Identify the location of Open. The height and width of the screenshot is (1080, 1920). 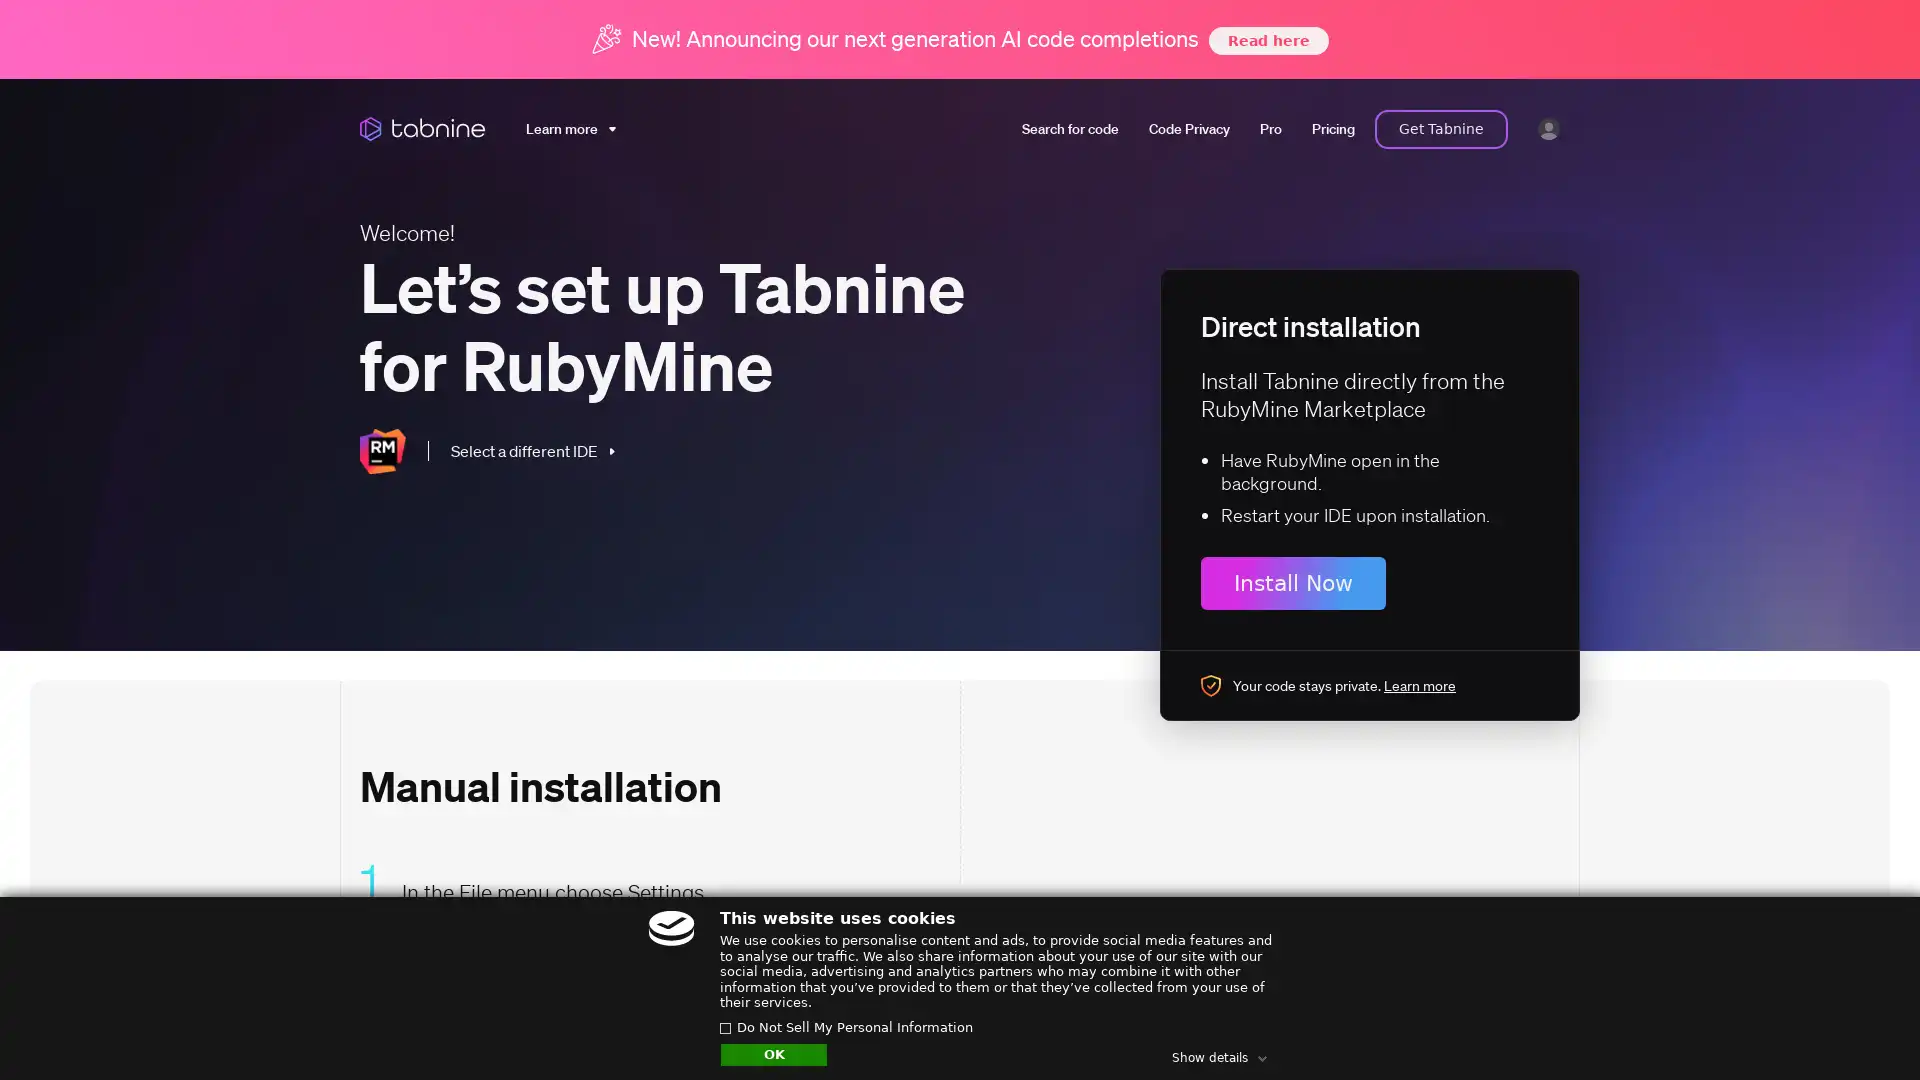
(1860, 1026).